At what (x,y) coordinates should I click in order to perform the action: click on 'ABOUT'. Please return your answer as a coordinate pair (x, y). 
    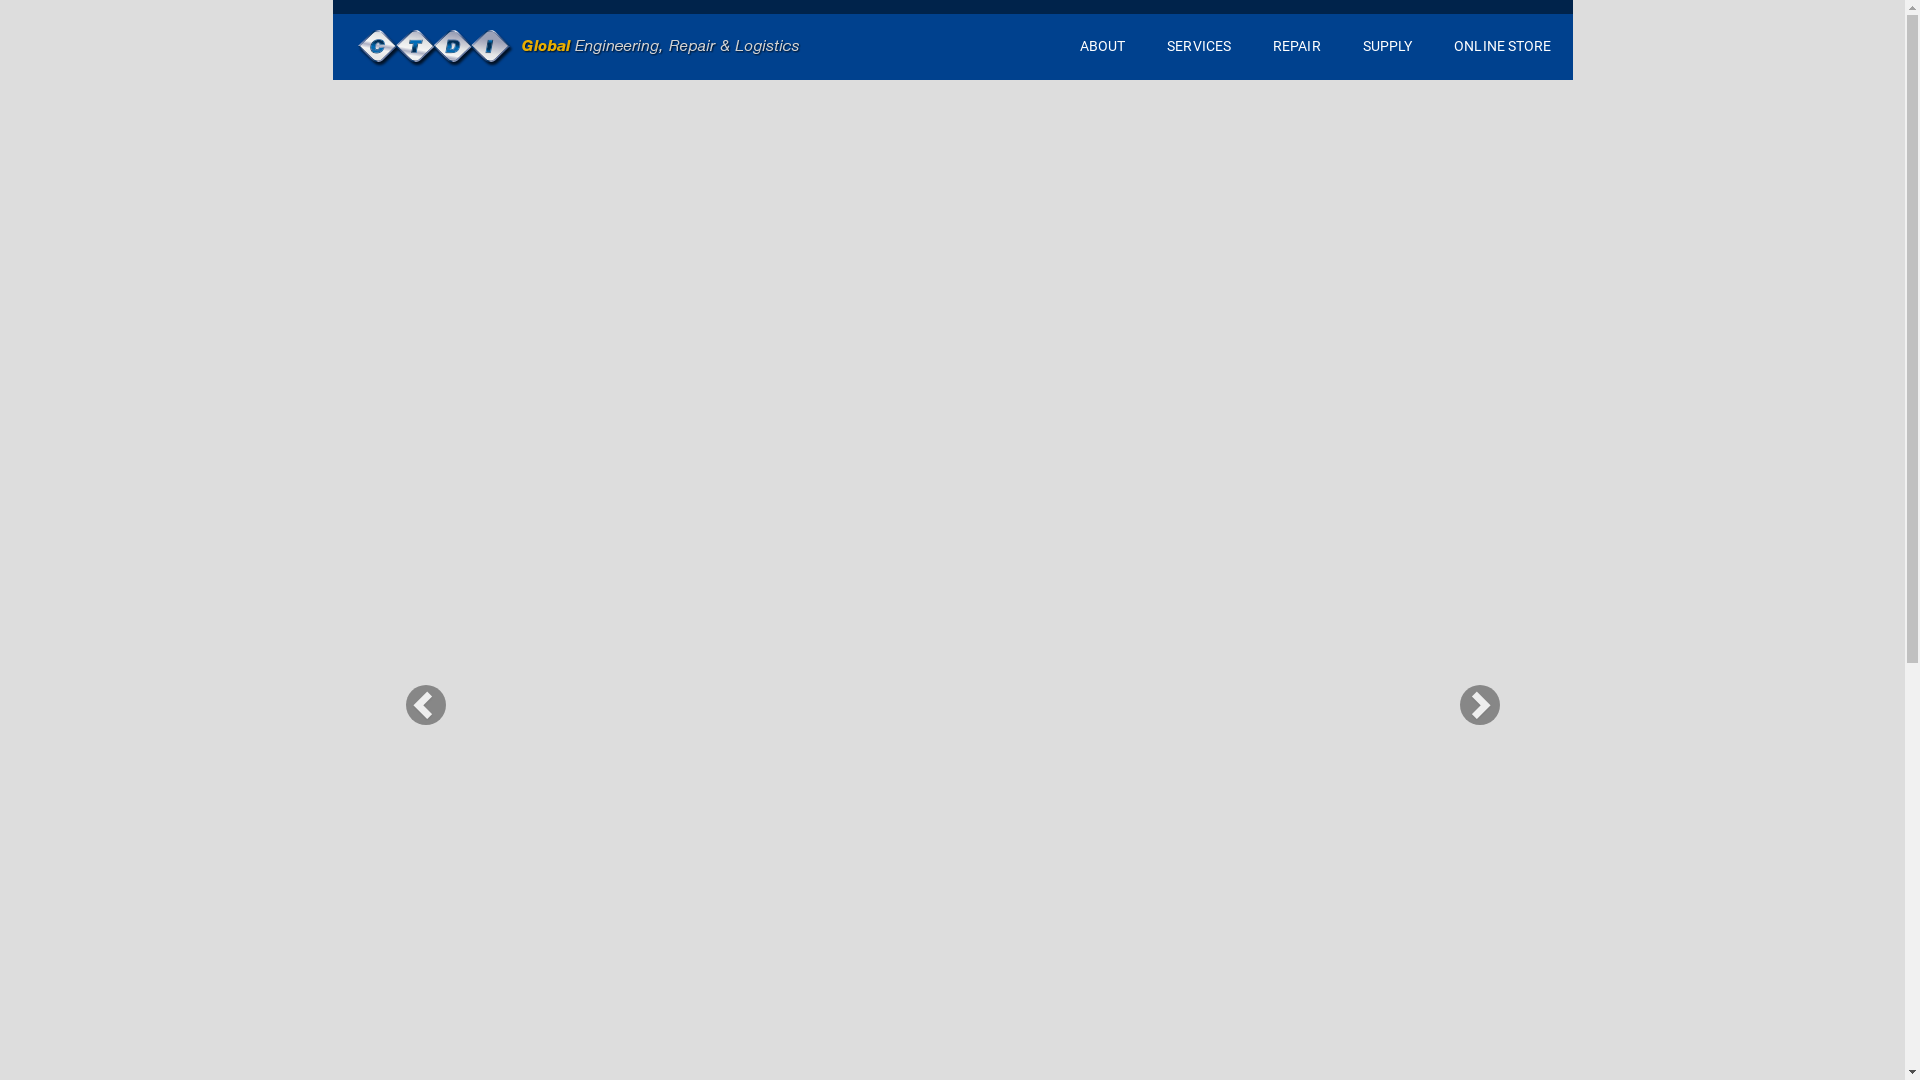
    Looking at the image, I should click on (1102, 45).